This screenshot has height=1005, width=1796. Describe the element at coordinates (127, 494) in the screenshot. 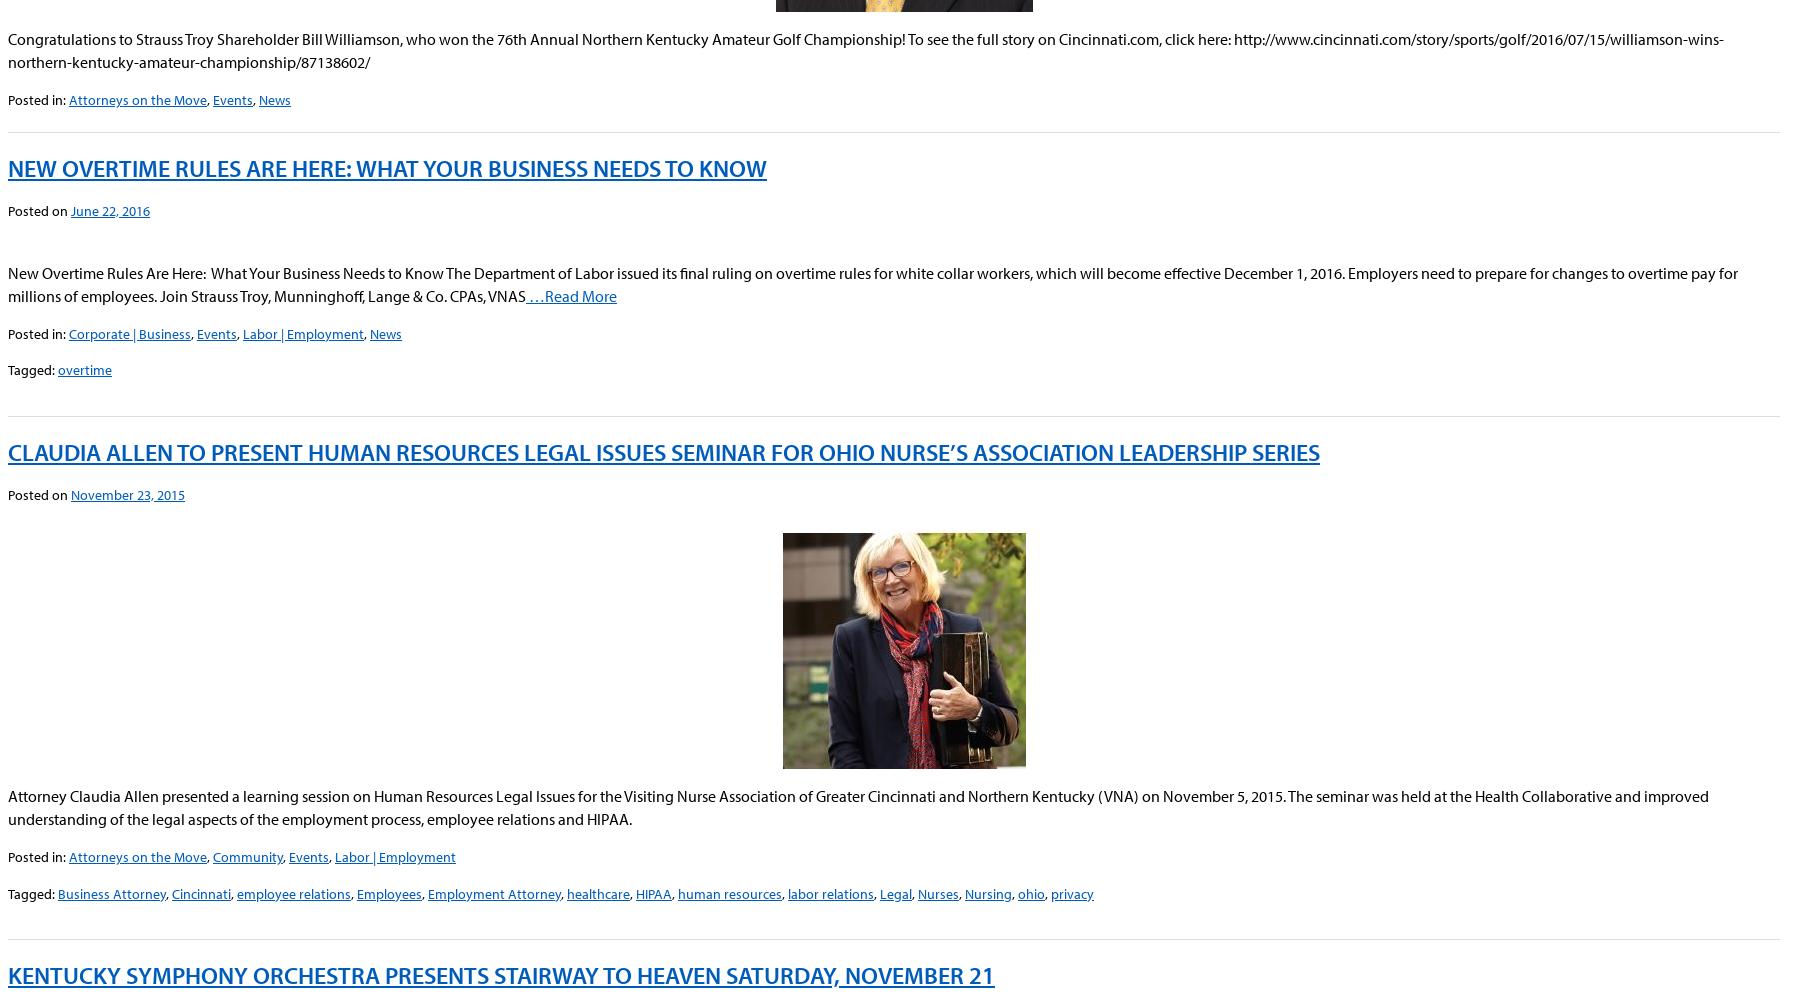

I see `'November 23, 2015'` at that location.